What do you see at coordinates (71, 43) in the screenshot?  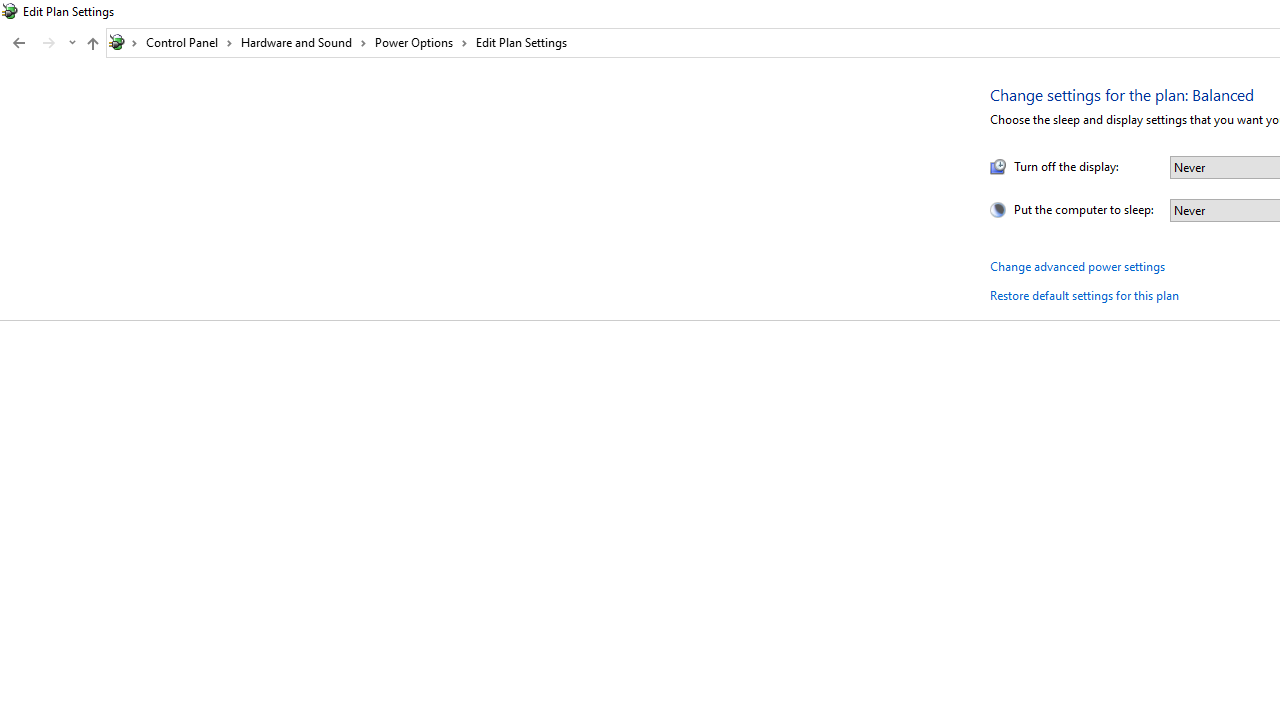 I see `'Recent locations'` at bounding box center [71, 43].